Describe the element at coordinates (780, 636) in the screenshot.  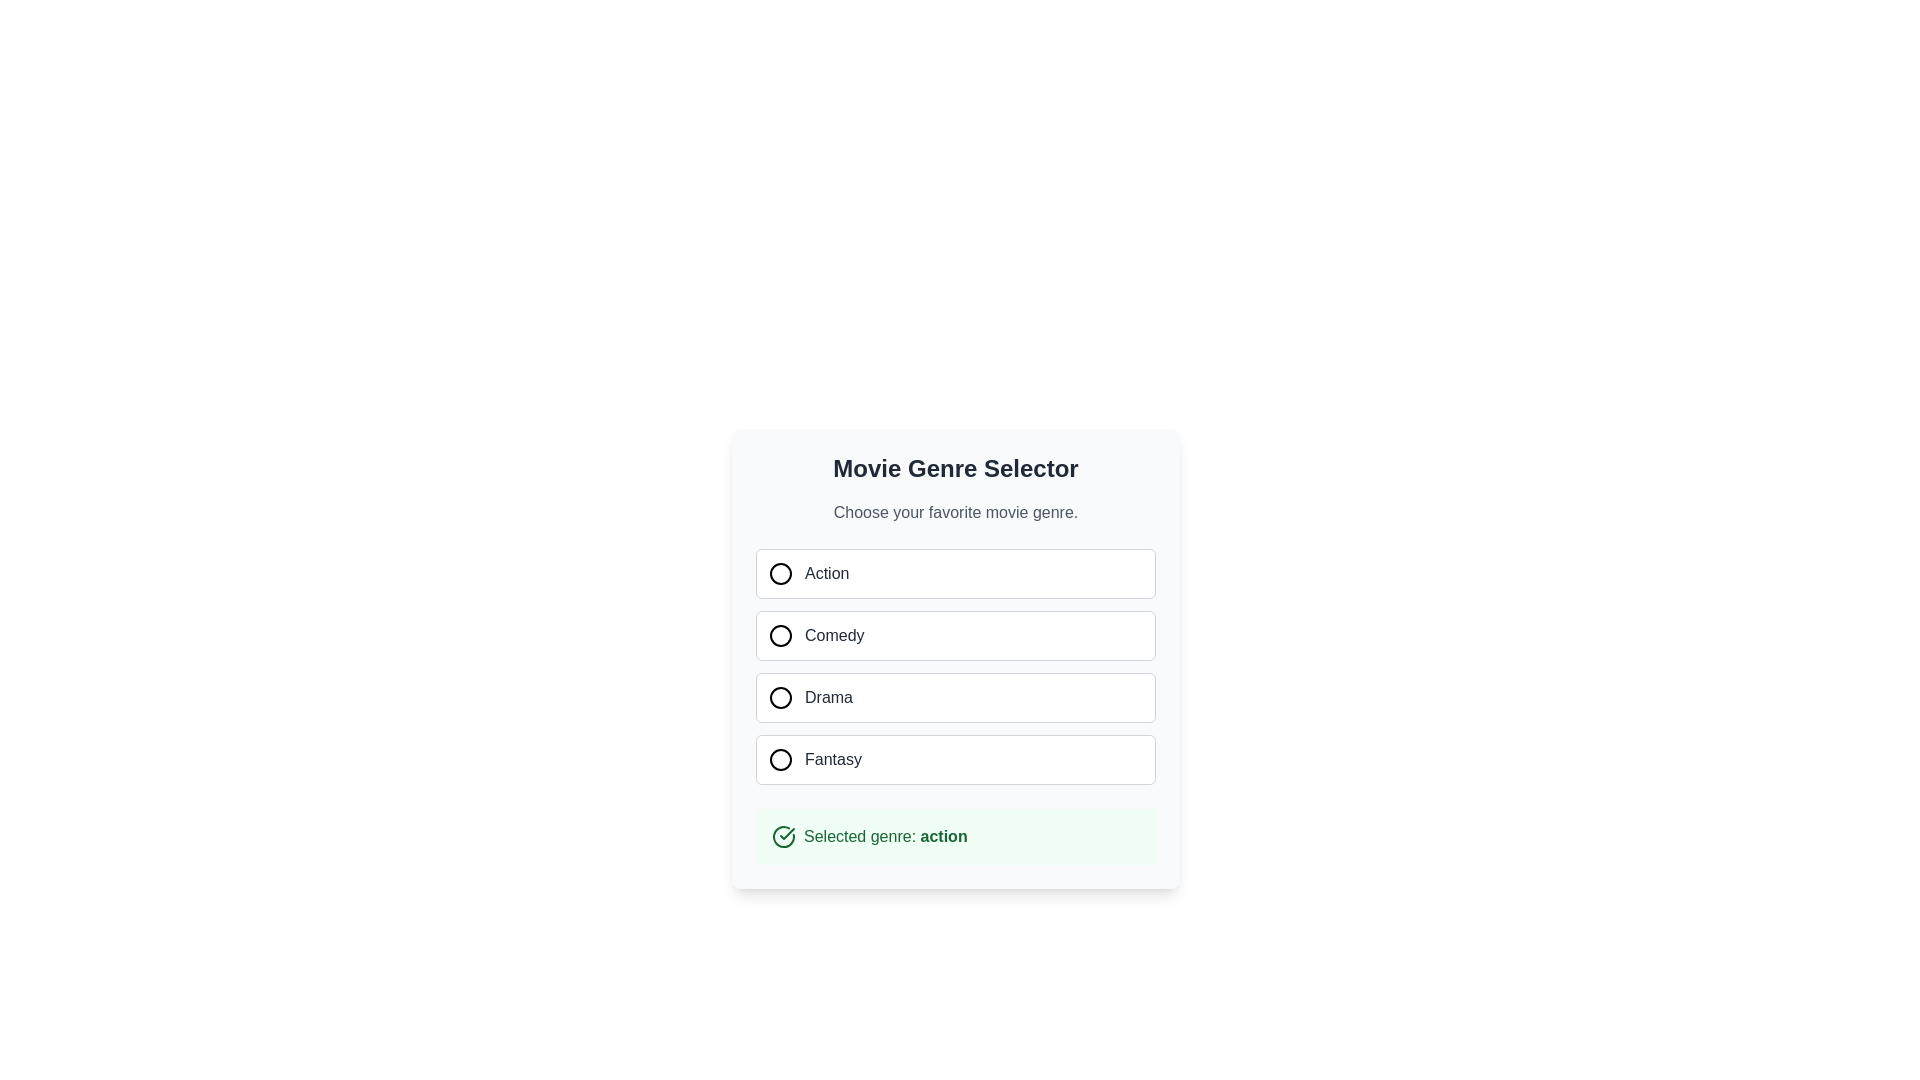
I see `the radio button indicating the 'Comedy' genre` at that location.